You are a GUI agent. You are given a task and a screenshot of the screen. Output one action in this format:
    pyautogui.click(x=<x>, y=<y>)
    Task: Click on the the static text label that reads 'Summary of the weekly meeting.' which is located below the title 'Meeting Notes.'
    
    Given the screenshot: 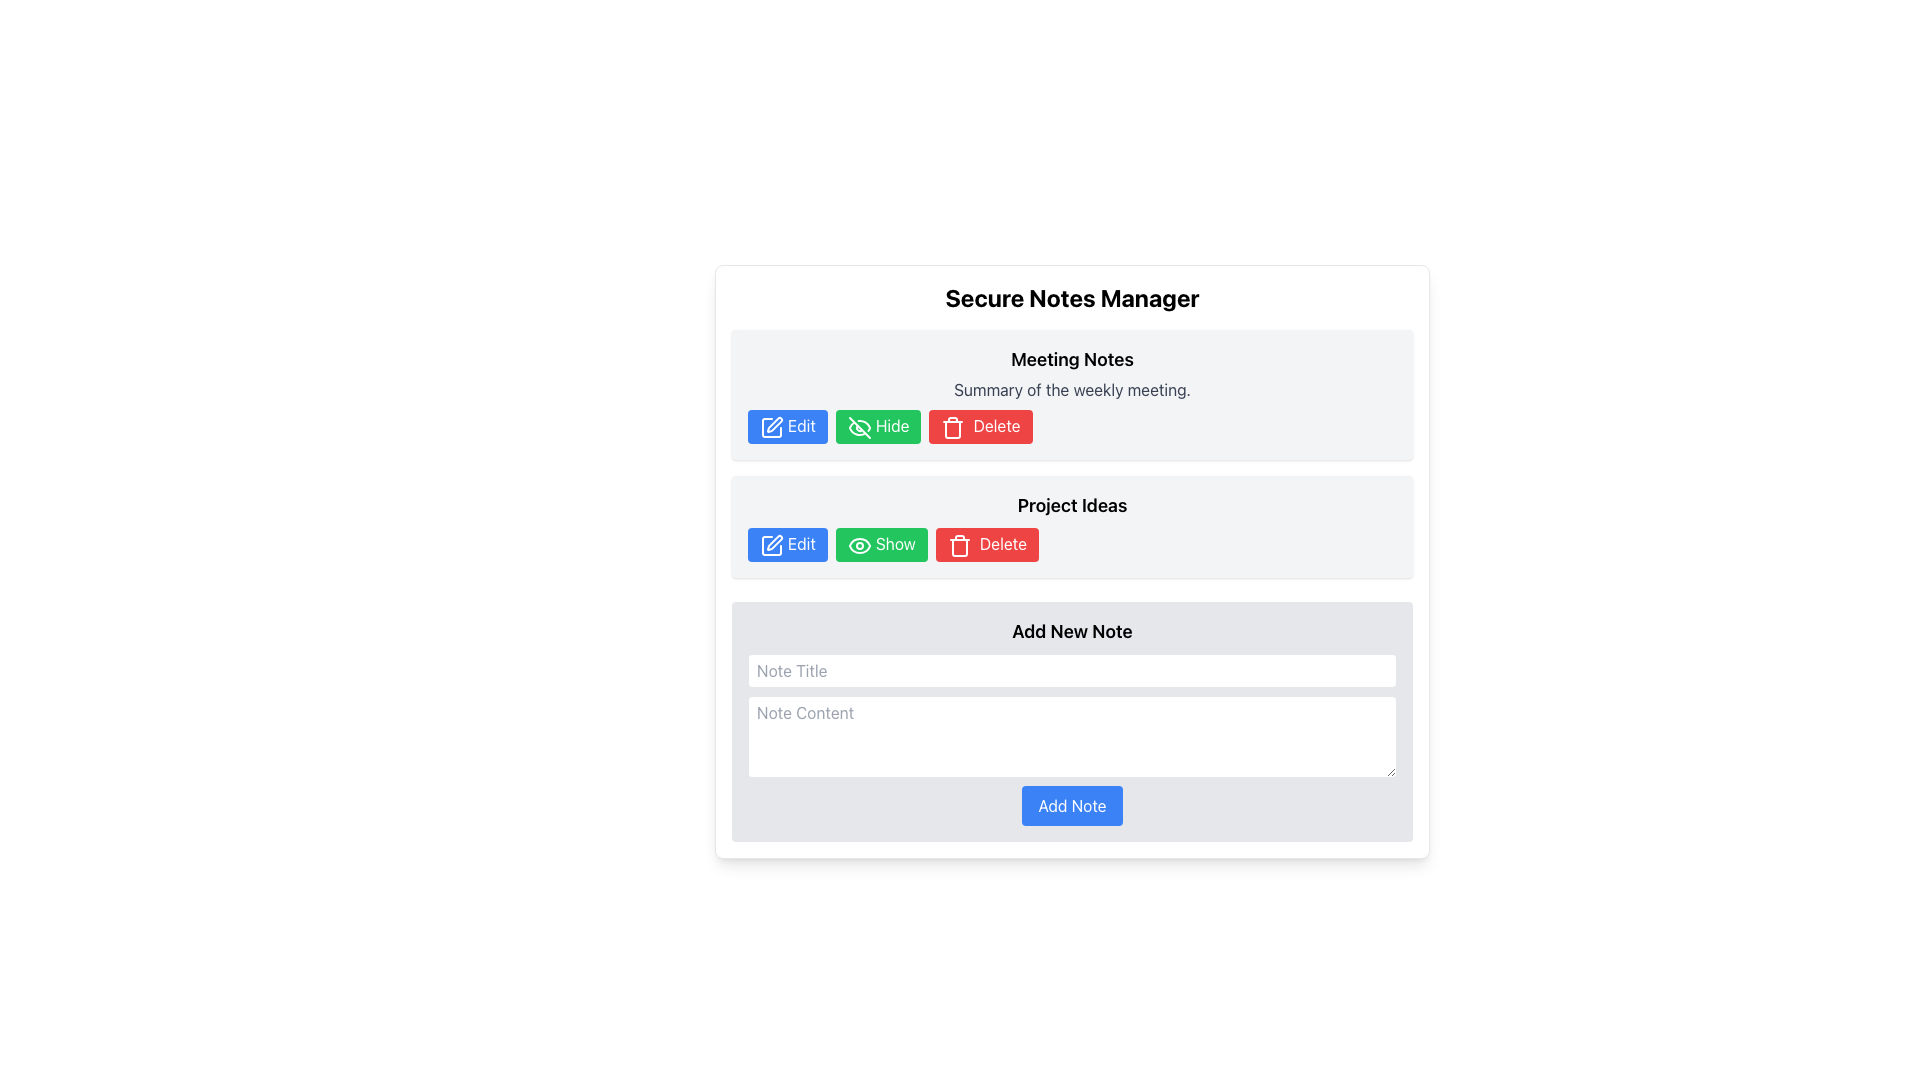 What is the action you would take?
    pyautogui.click(x=1071, y=389)
    